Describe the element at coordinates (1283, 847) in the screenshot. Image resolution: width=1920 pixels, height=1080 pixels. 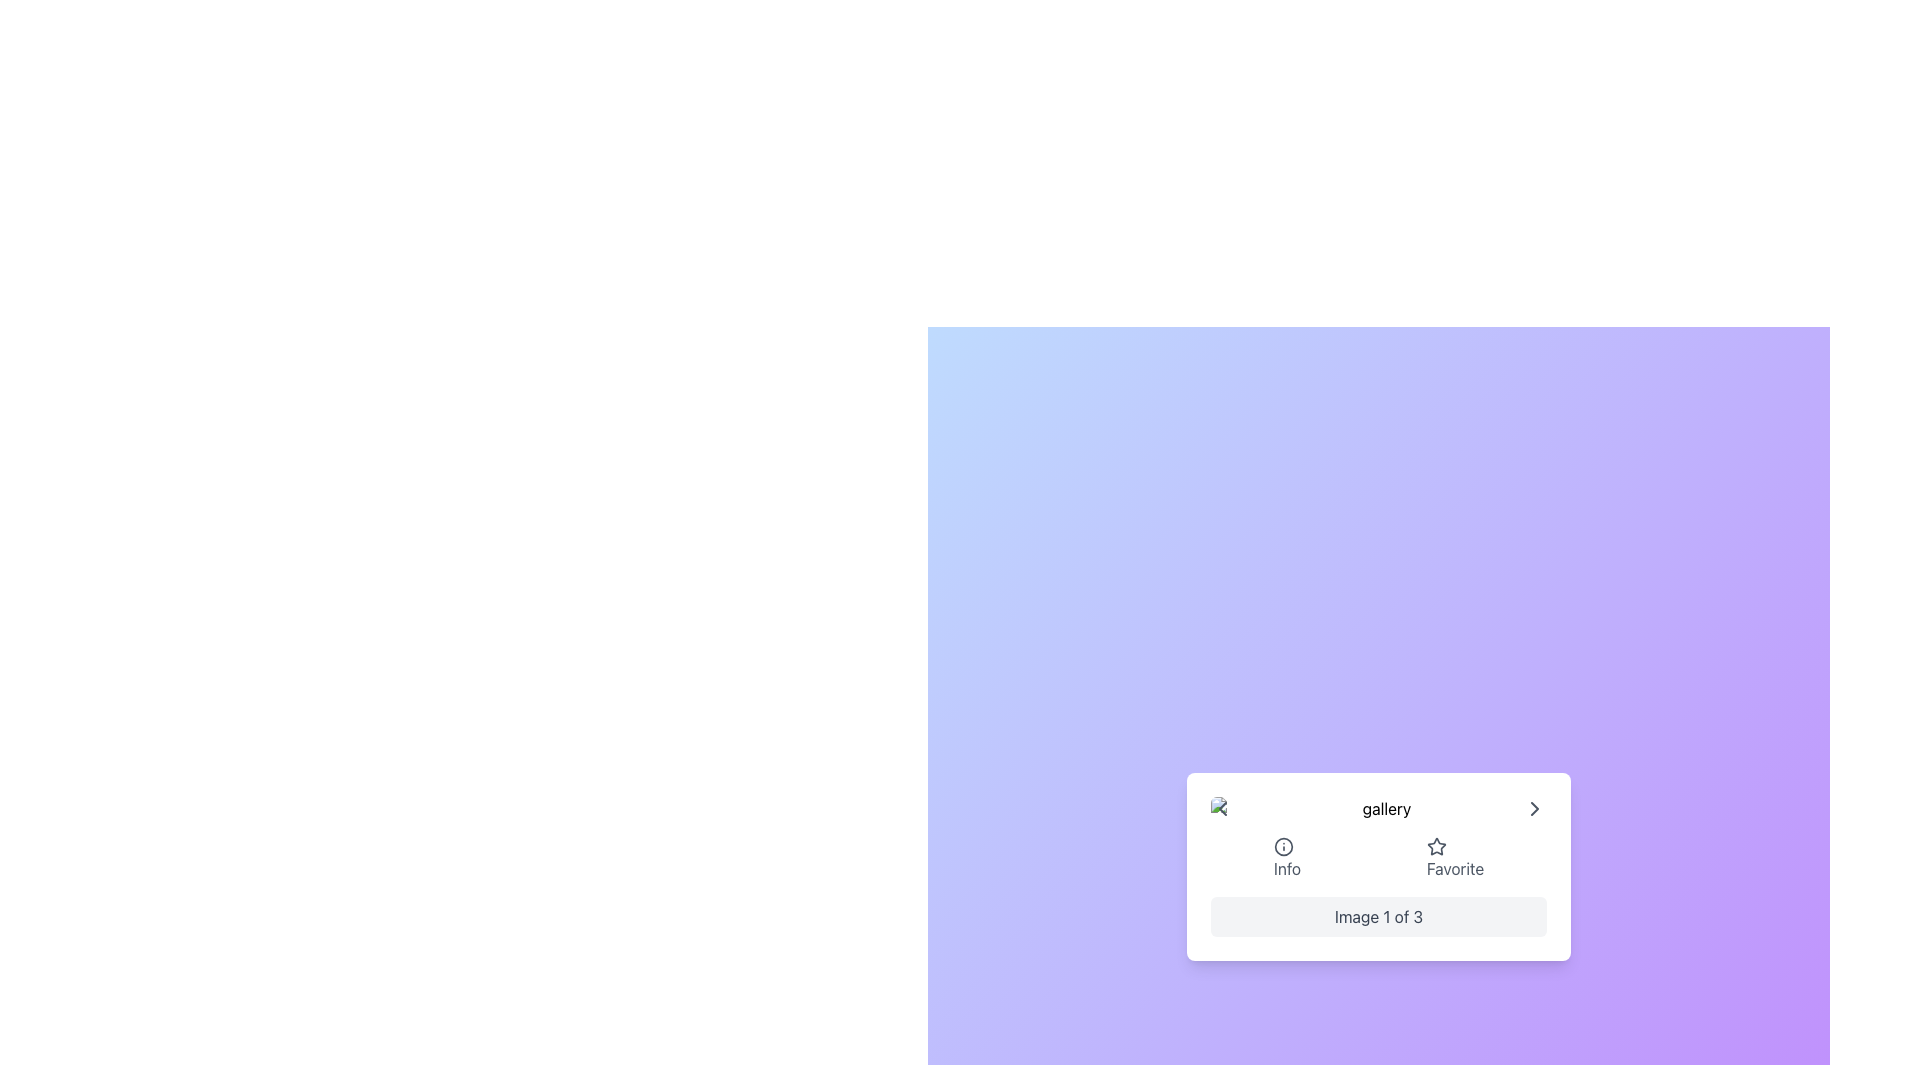
I see `the information icon located at the lower-left of the modal box in the interface, which provides additional details when interacted with` at that location.